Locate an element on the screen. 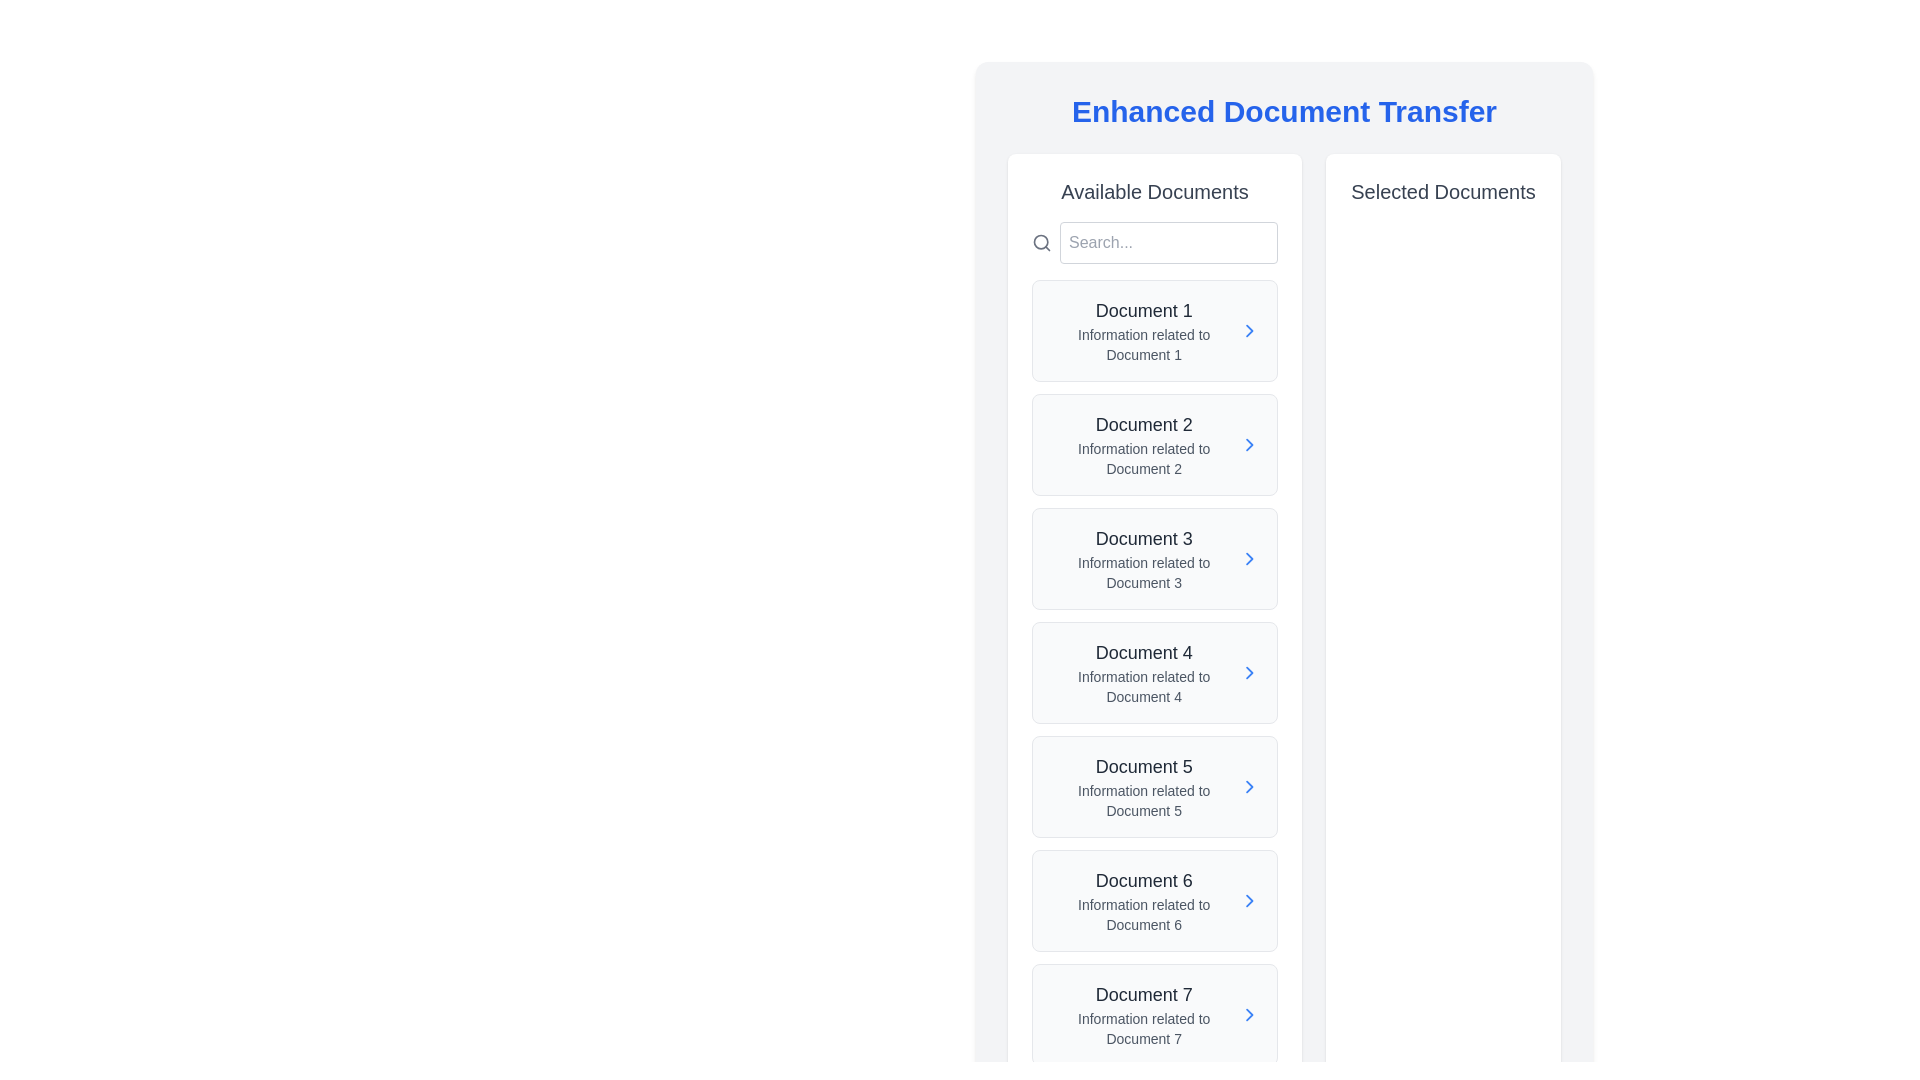  the rightward-pointing chevron icon adjacent to 'Document 1' in the 'Available Documents' list is located at coordinates (1249, 330).